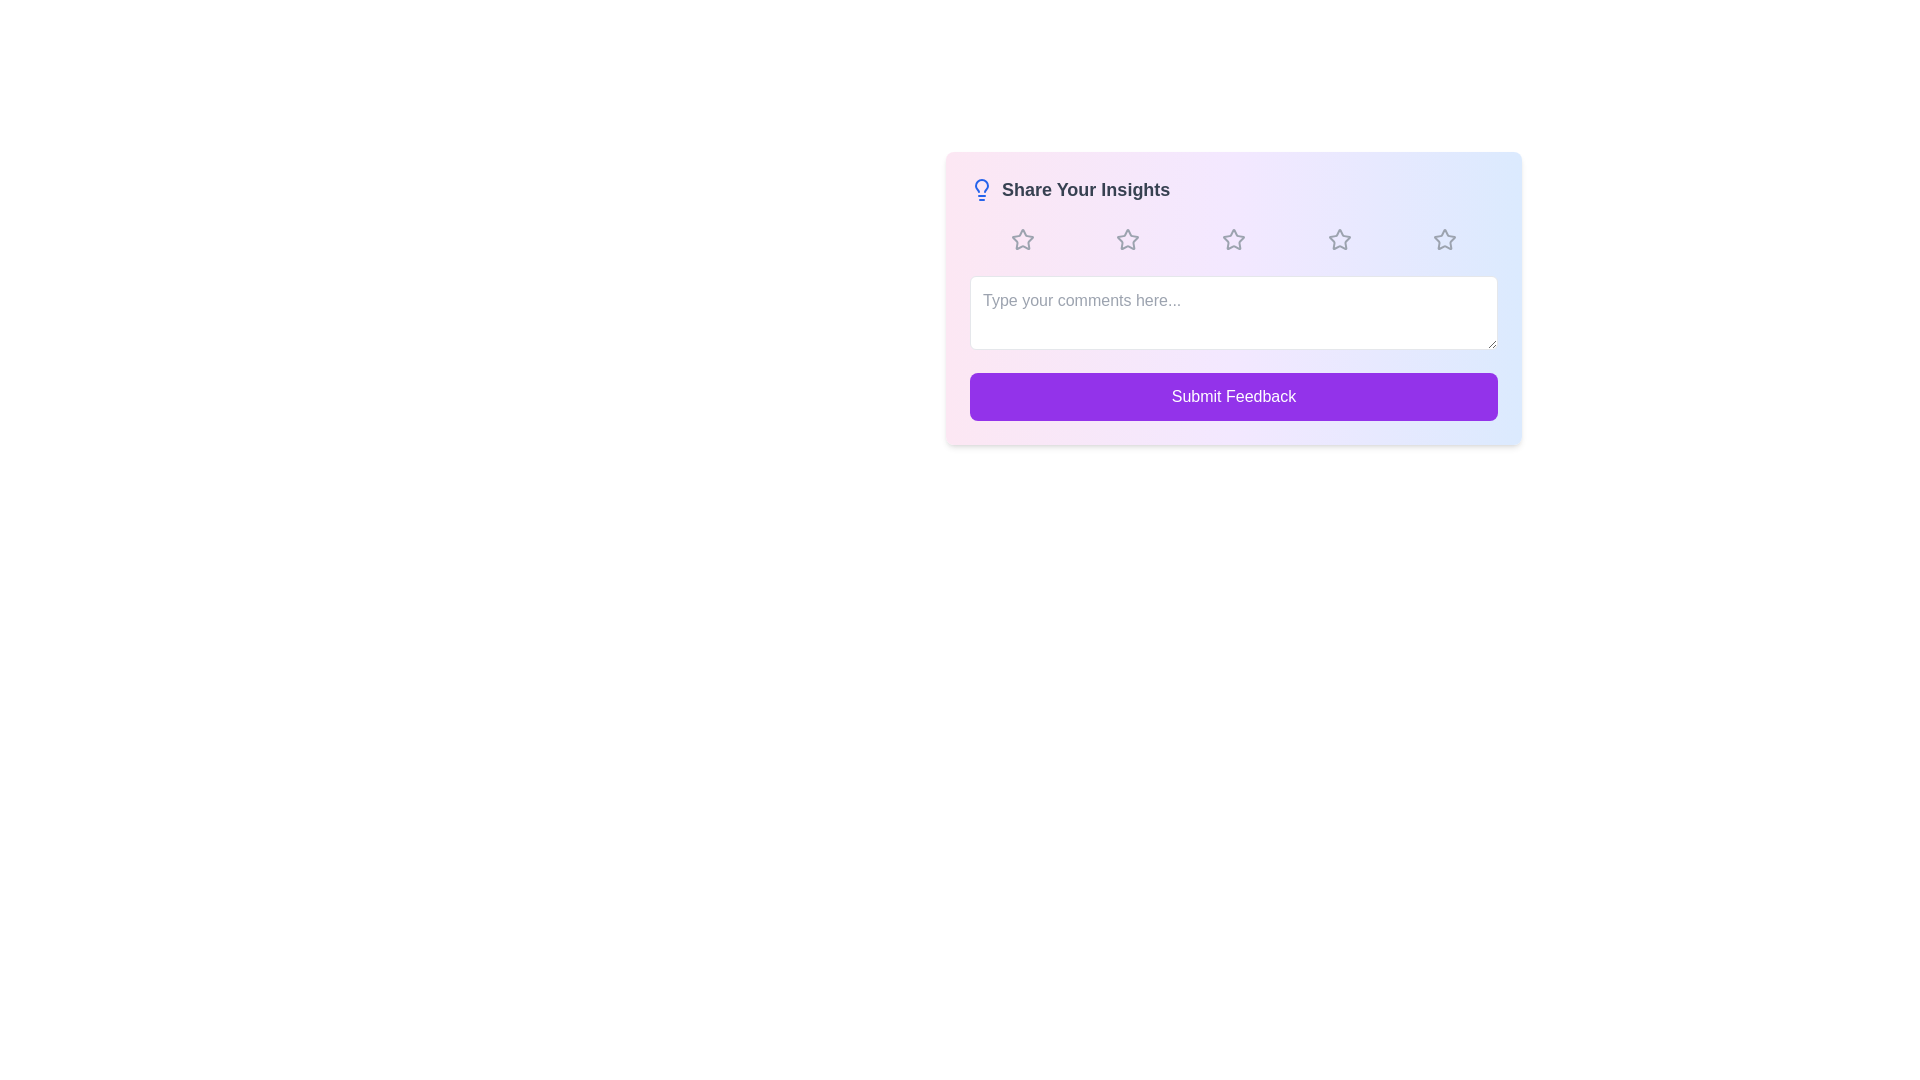  I want to click on the star corresponding to 5 stars to preview the rating, so click(1445, 238).